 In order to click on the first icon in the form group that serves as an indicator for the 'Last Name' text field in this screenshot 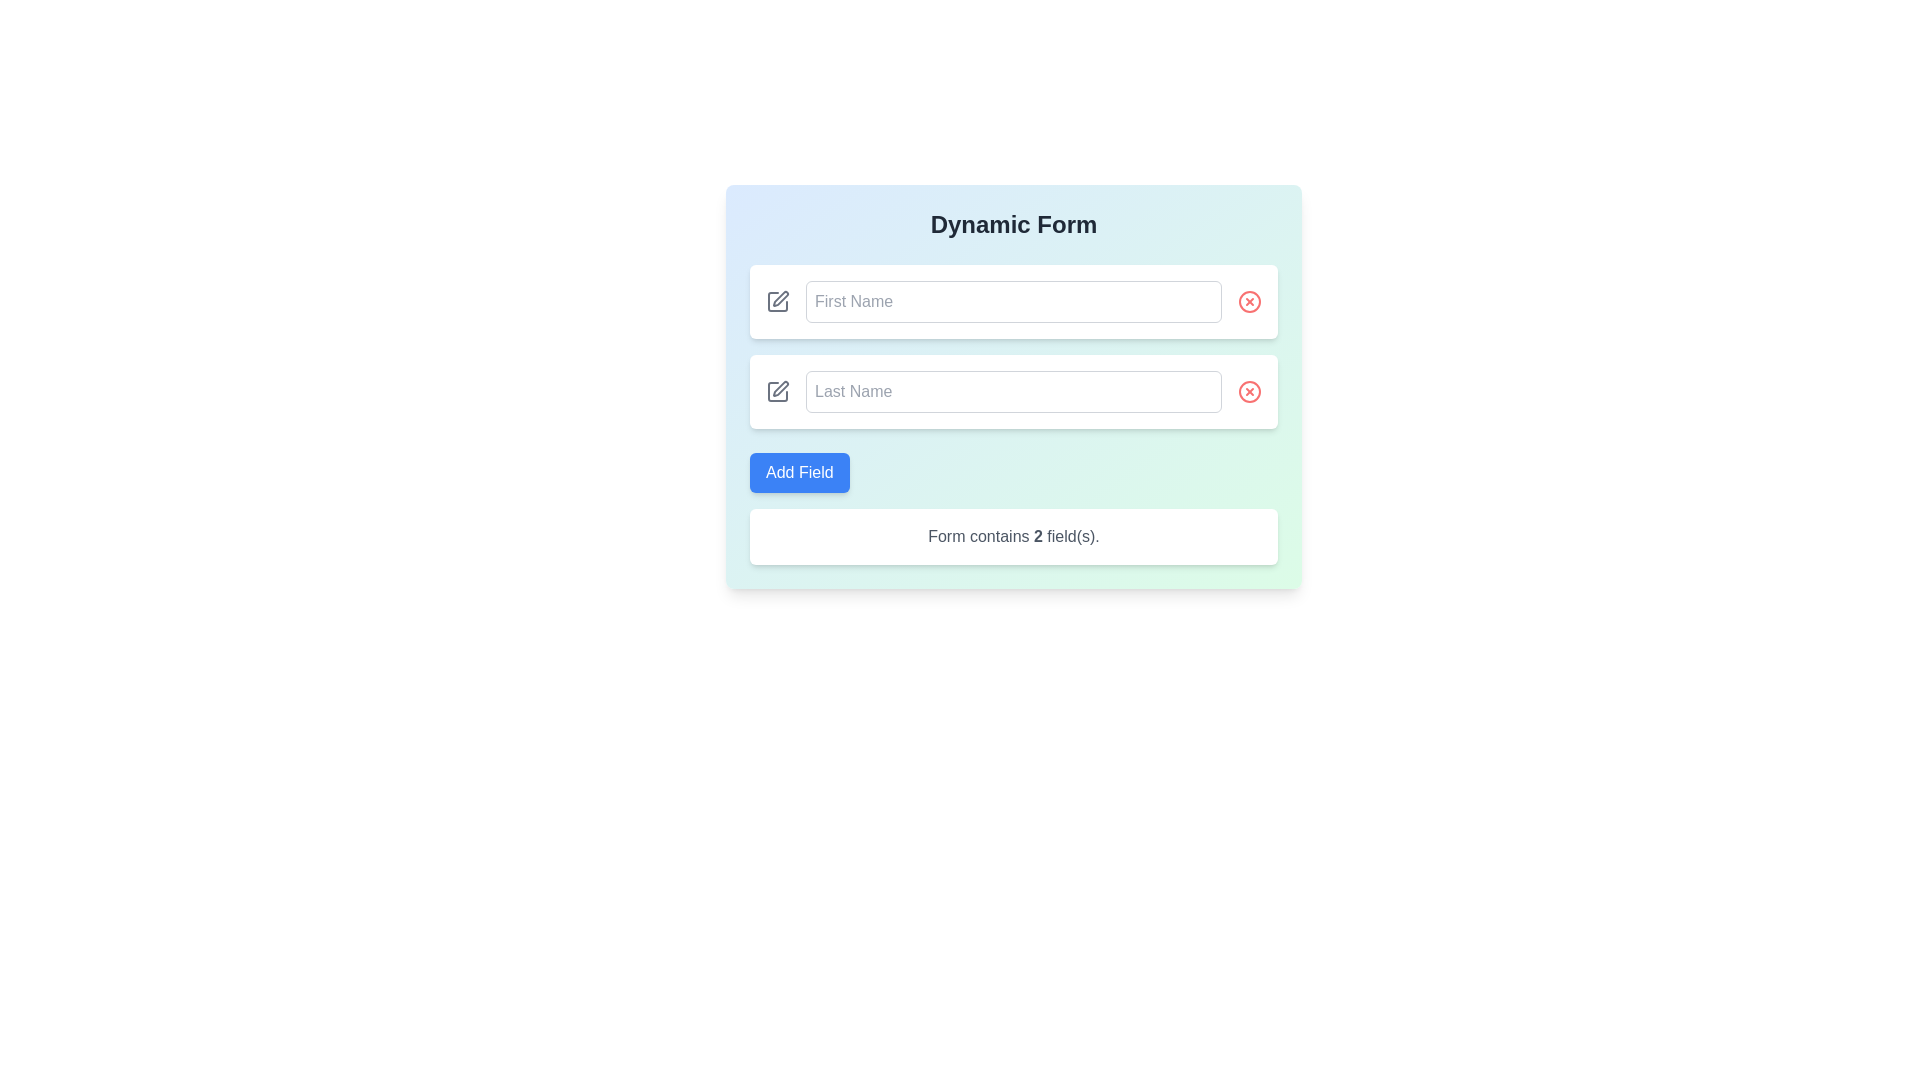, I will do `click(776, 392)`.